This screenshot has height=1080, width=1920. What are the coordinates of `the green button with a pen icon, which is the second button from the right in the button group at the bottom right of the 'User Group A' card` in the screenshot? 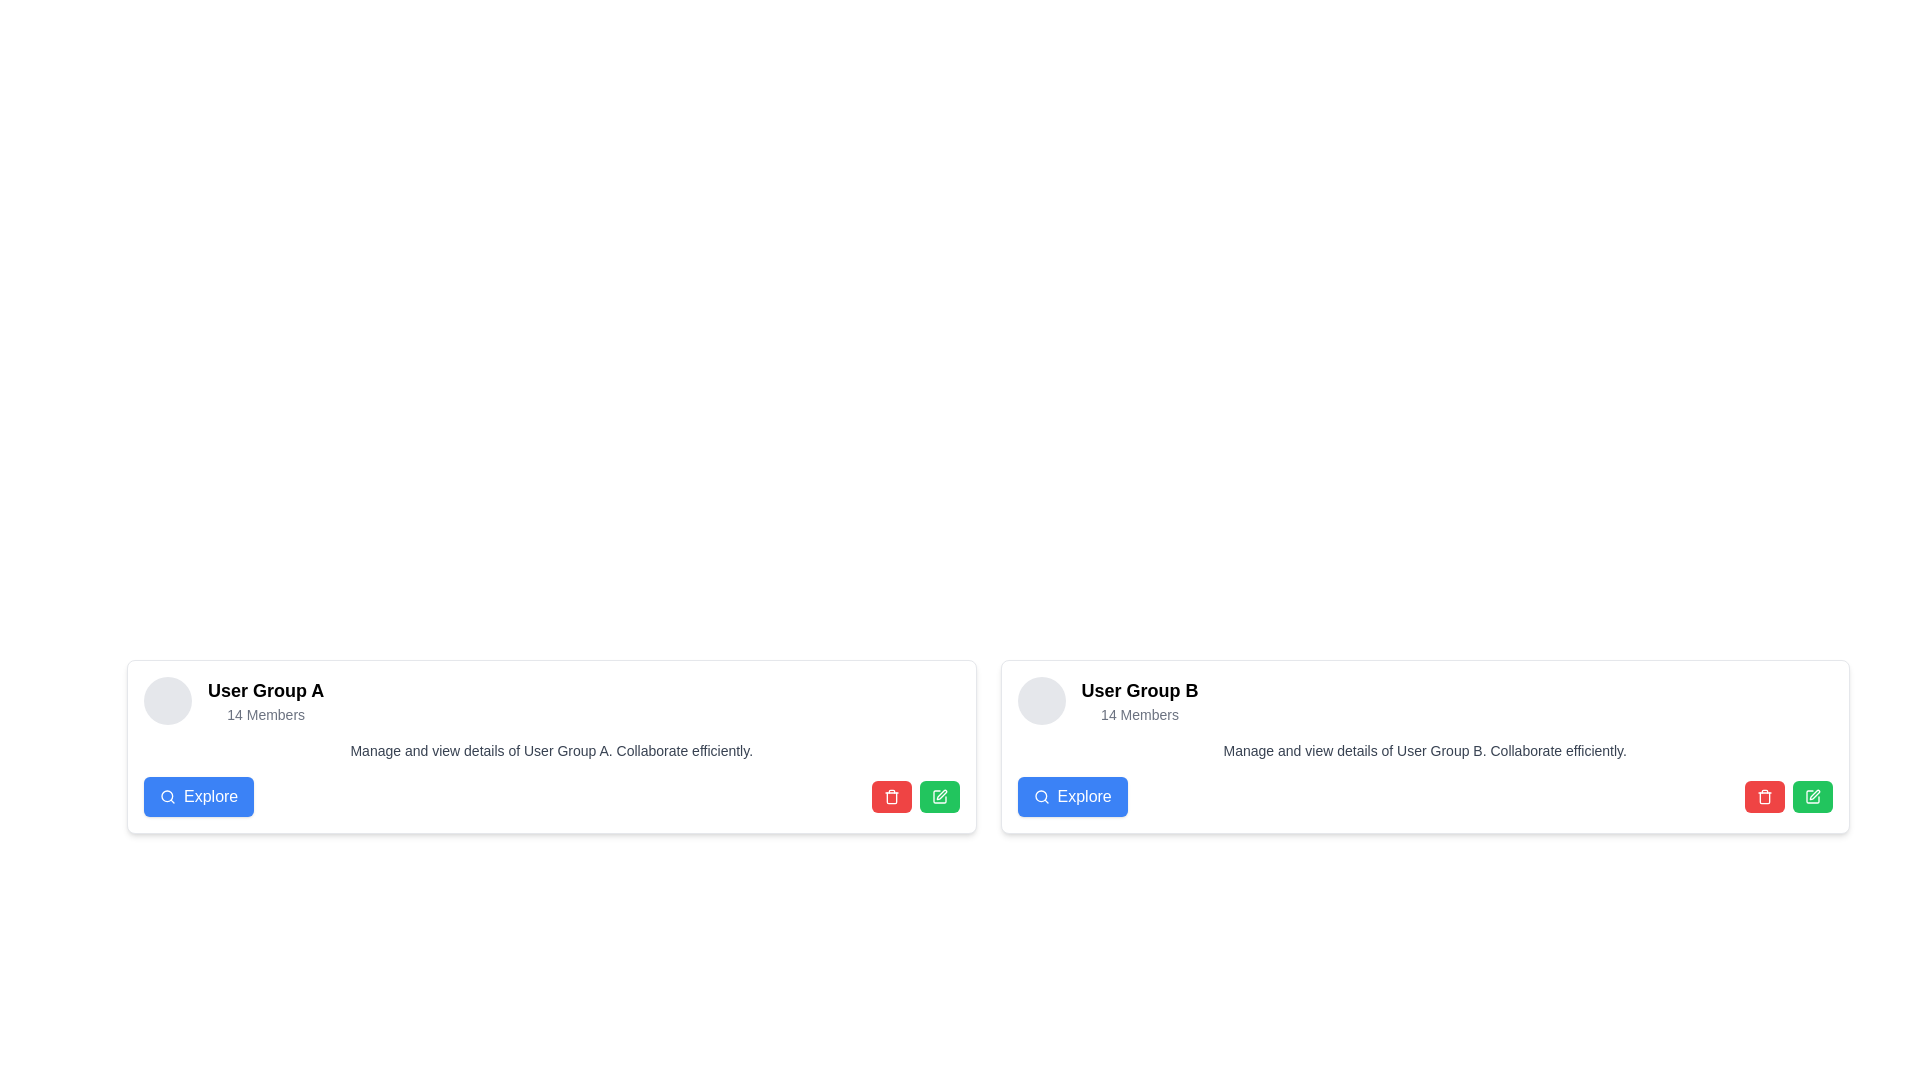 It's located at (938, 796).